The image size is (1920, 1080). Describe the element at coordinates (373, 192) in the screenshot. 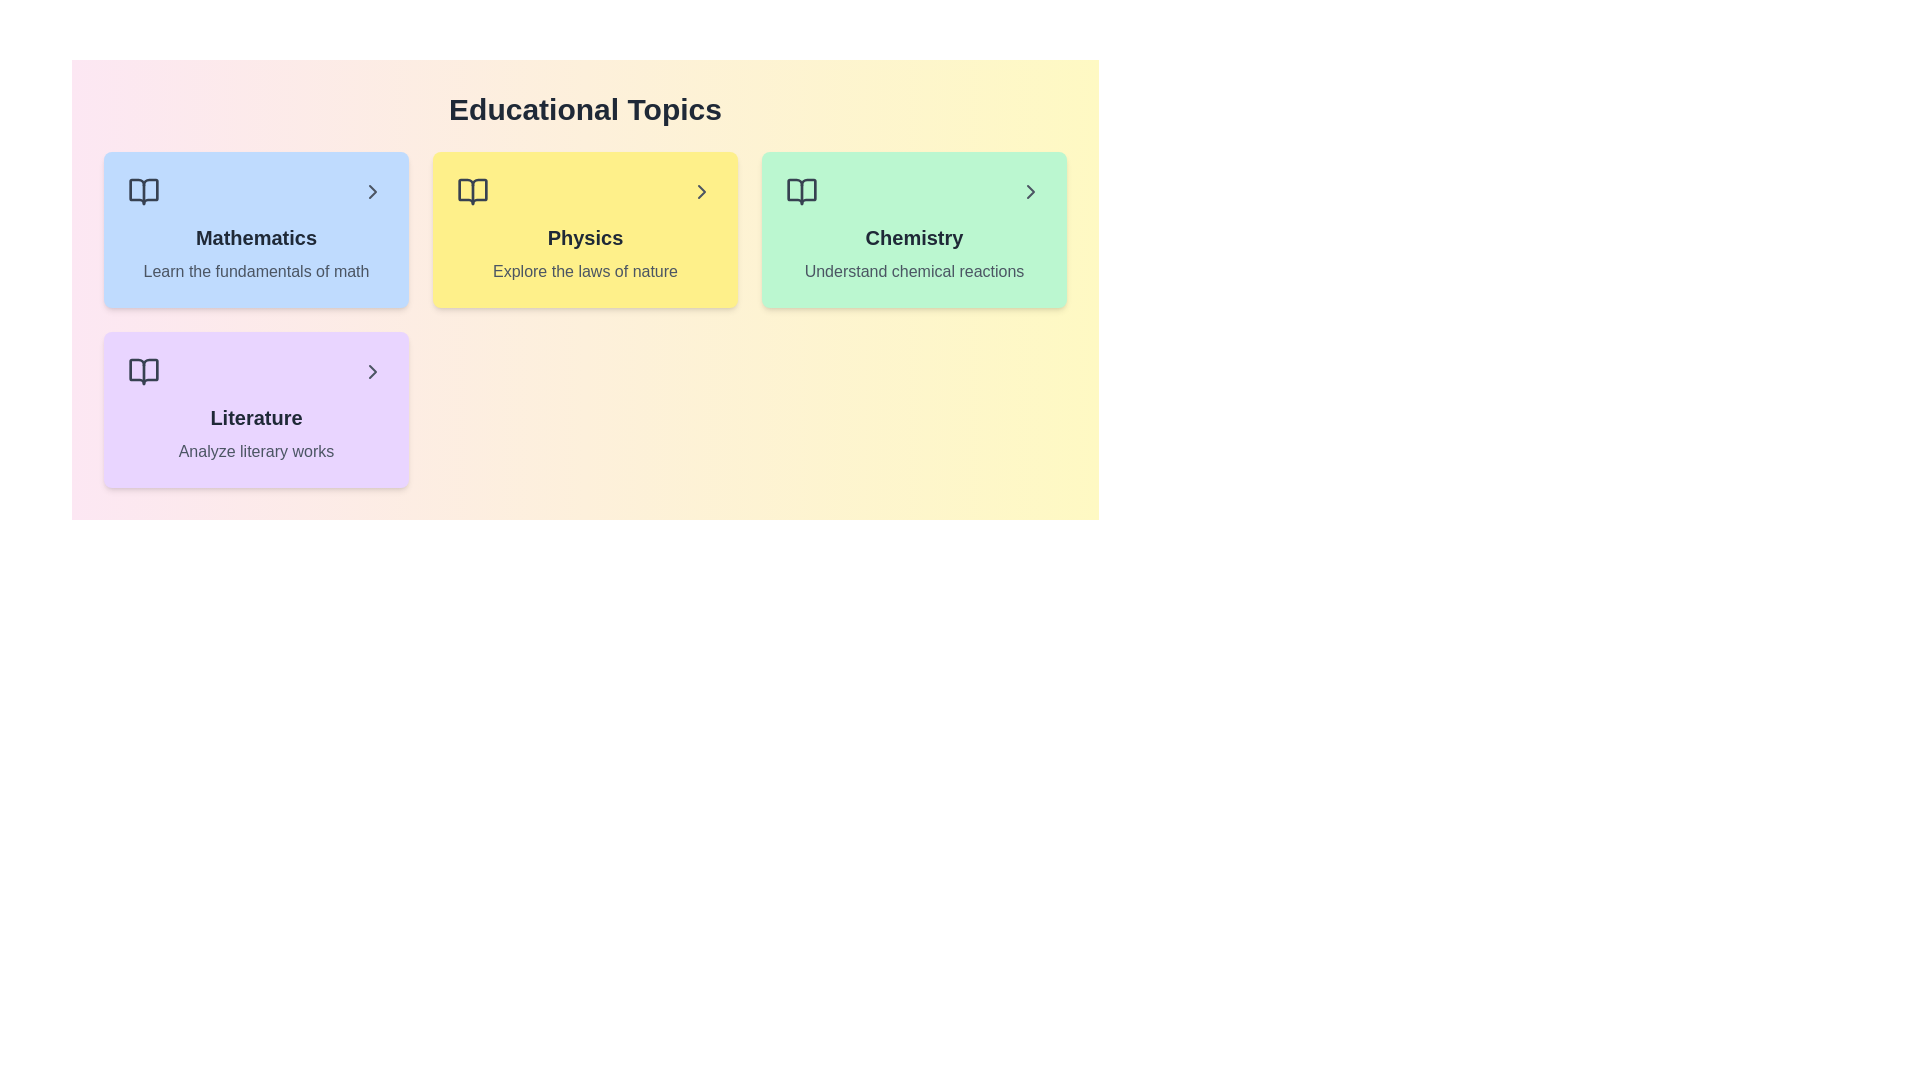

I see `the arrow icon for the topic Mathematics` at that location.